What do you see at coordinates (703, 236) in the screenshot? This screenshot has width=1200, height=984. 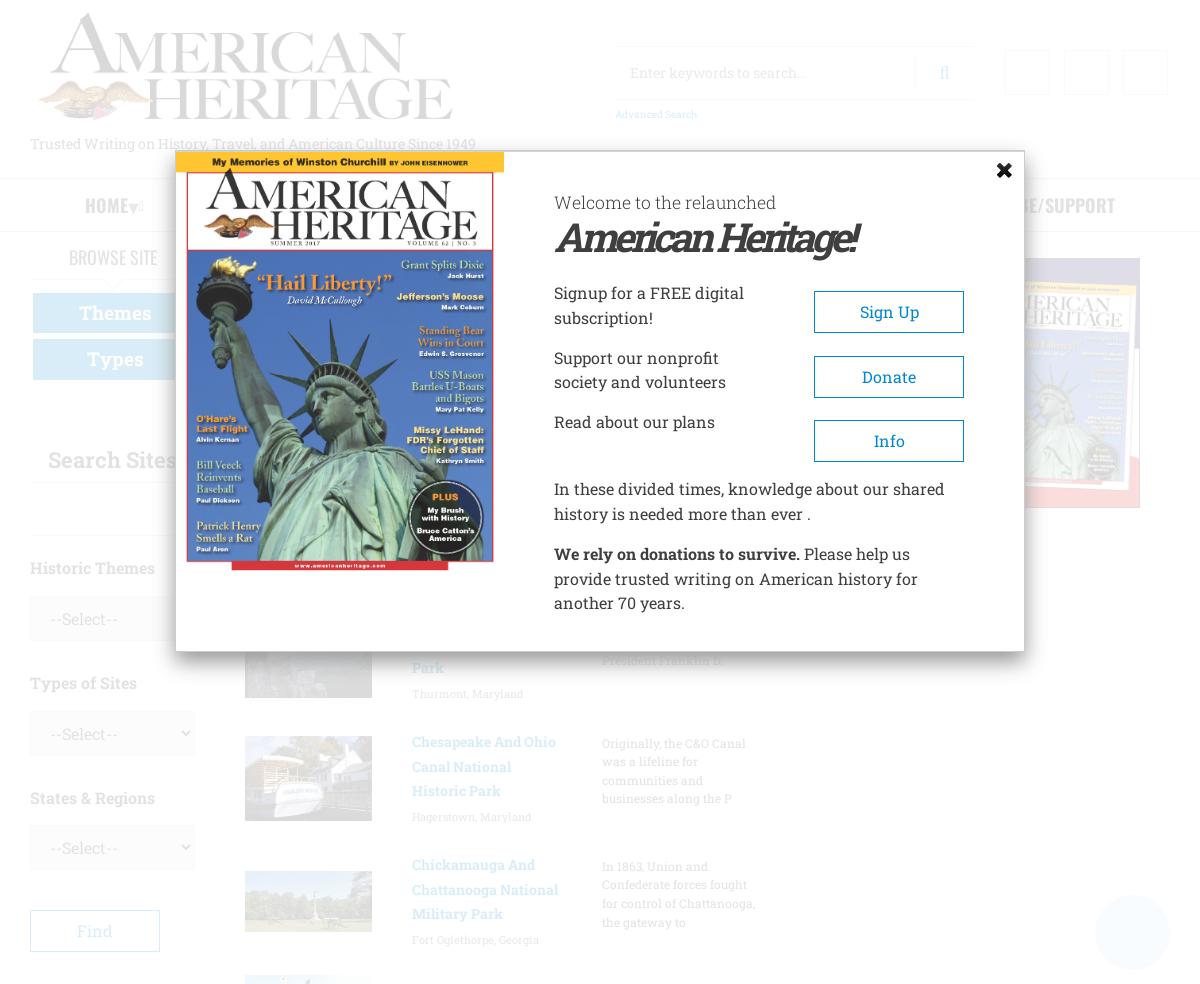 I see `'American Heritage!'` at bounding box center [703, 236].